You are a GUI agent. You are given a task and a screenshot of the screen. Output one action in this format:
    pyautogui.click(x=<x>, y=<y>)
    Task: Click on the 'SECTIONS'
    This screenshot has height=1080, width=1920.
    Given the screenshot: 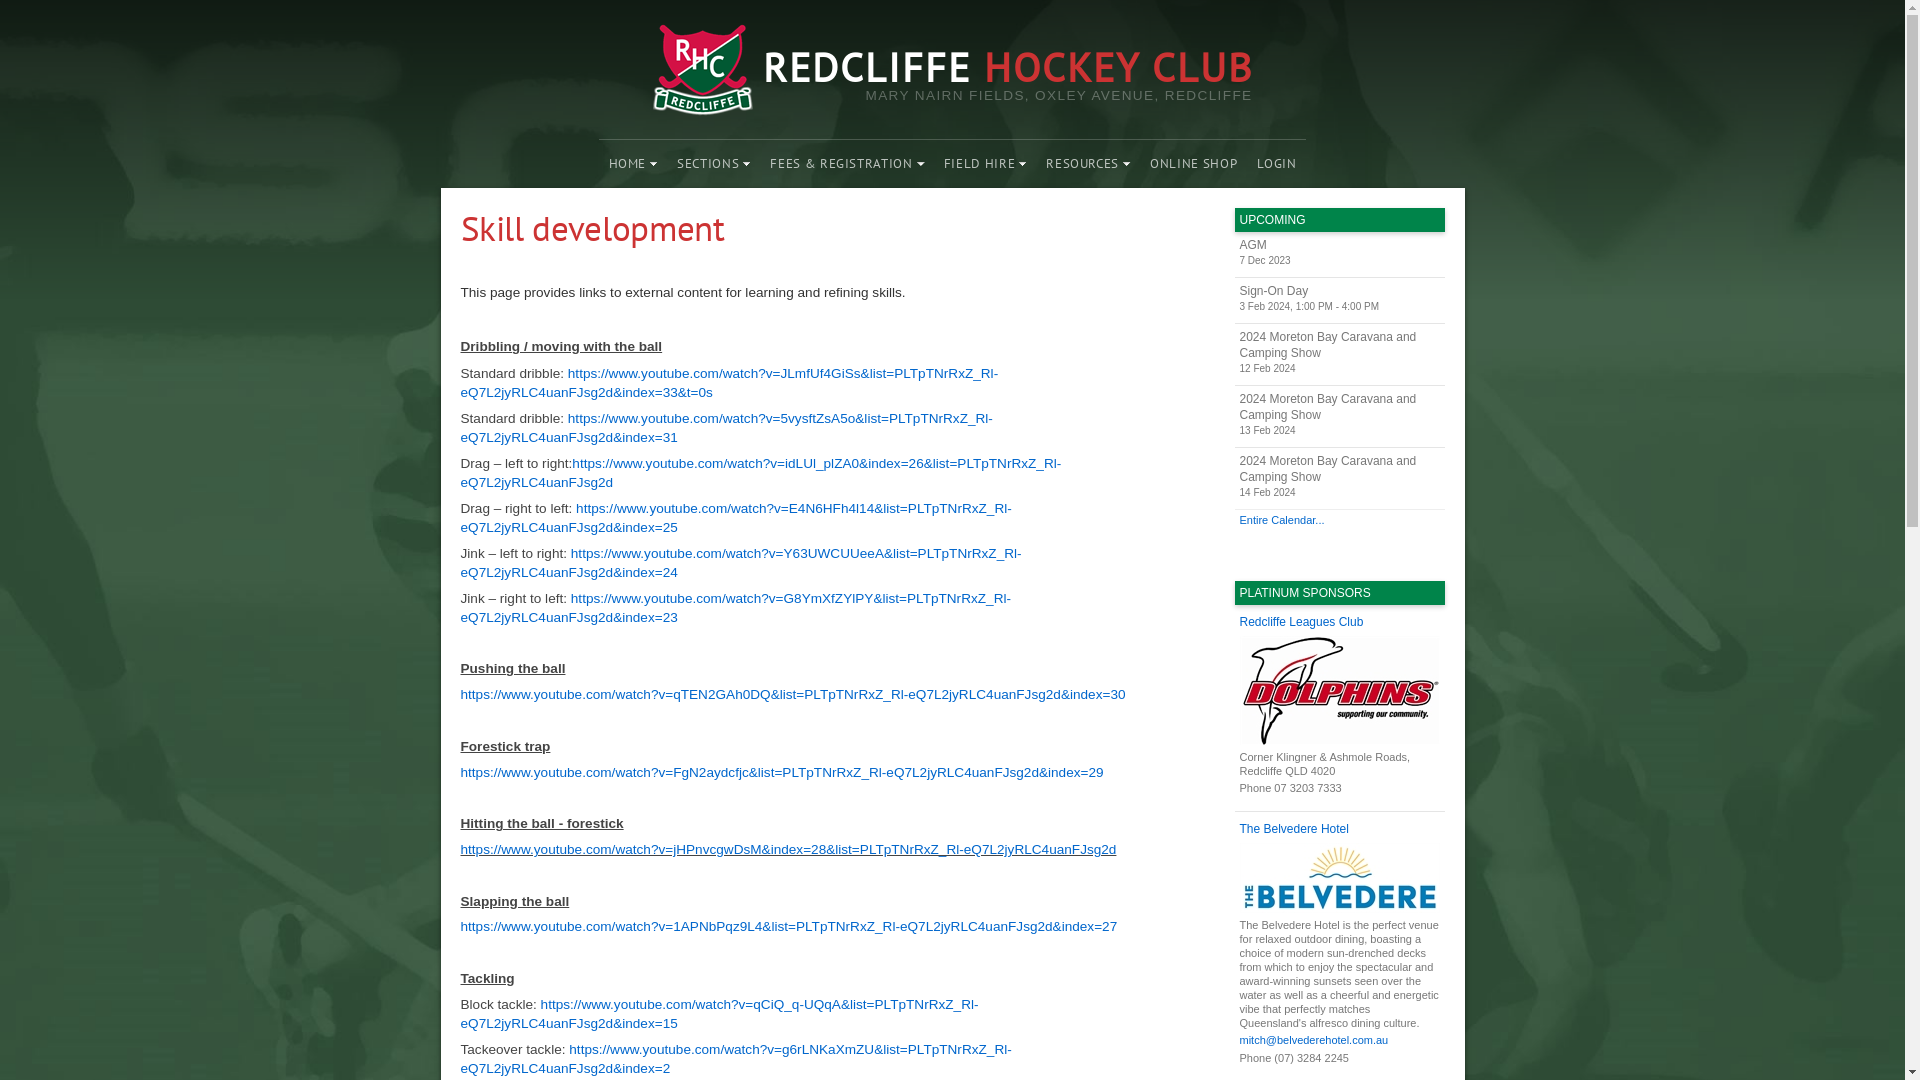 What is the action you would take?
    pyautogui.click(x=667, y=163)
    